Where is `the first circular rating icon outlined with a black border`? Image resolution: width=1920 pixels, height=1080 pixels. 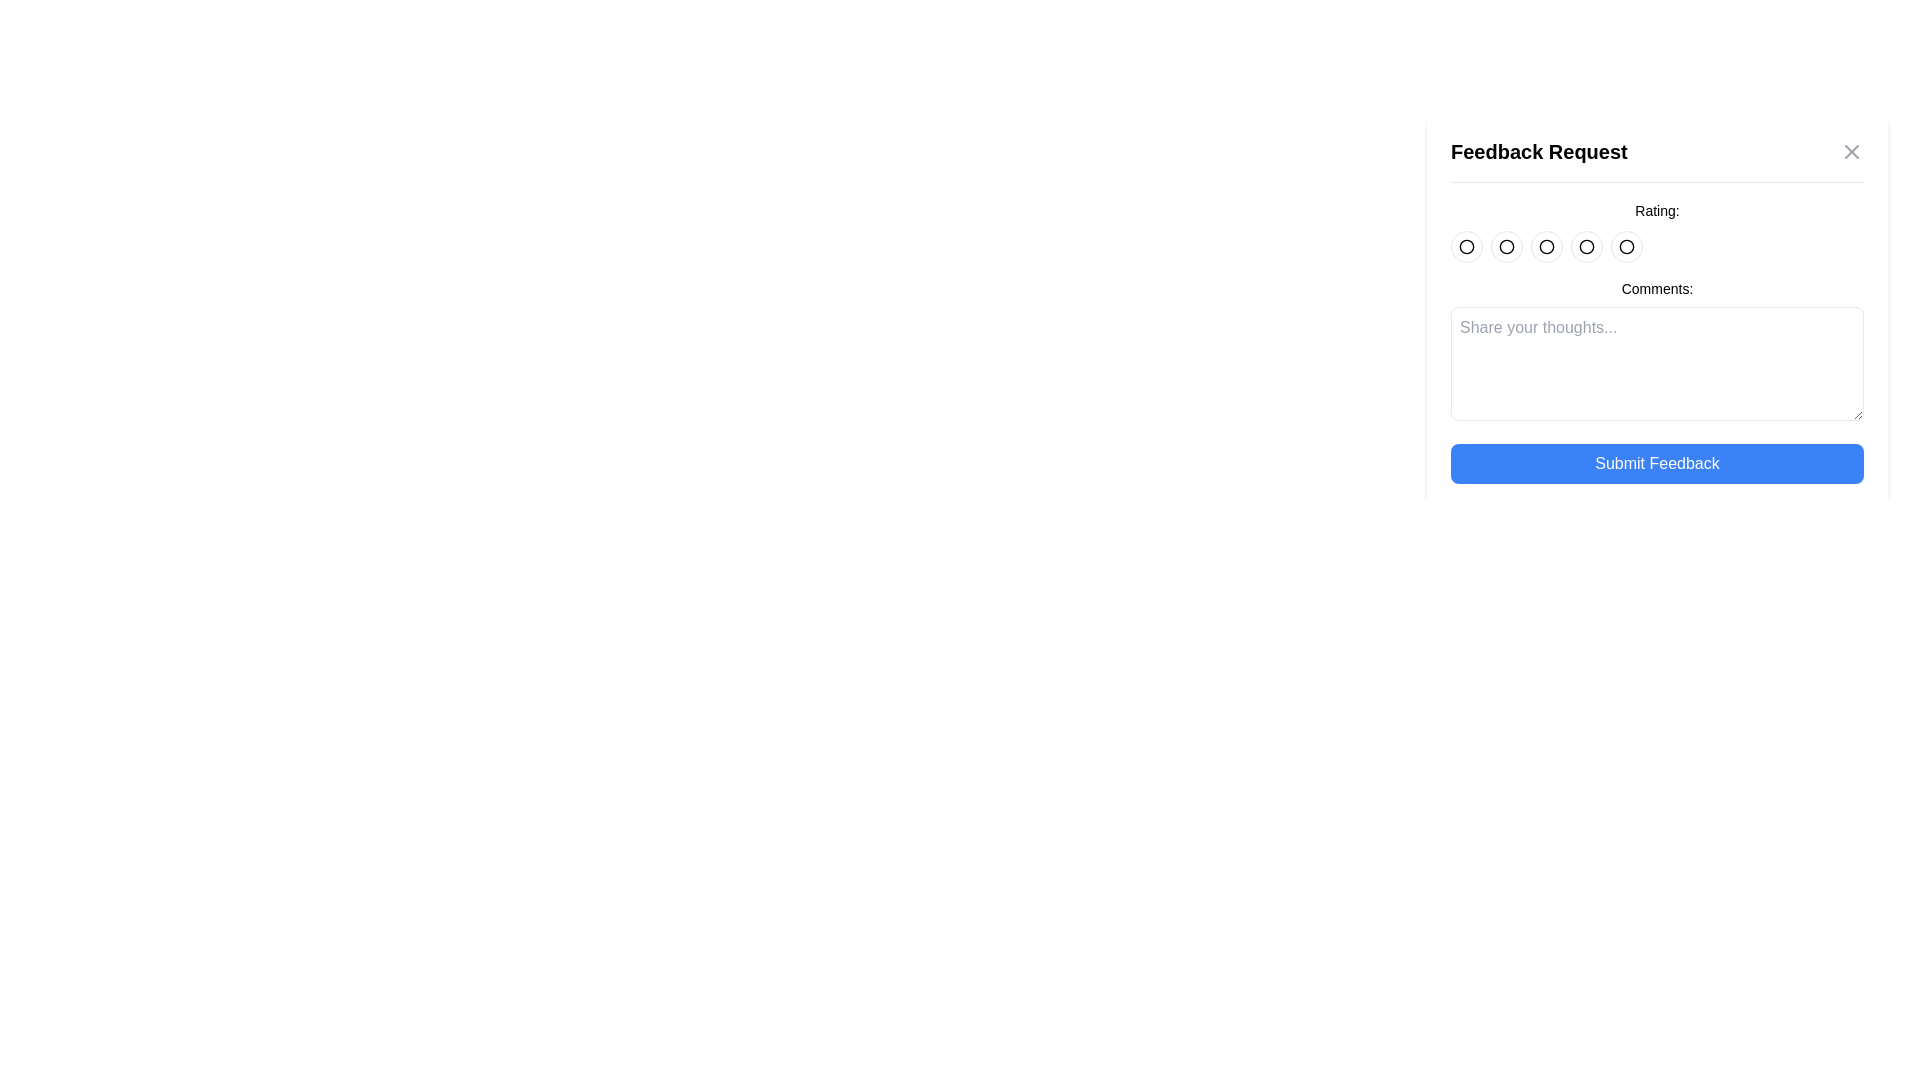 the first circular rating icon outlined with a black border is located at coordinates (1467, 245).